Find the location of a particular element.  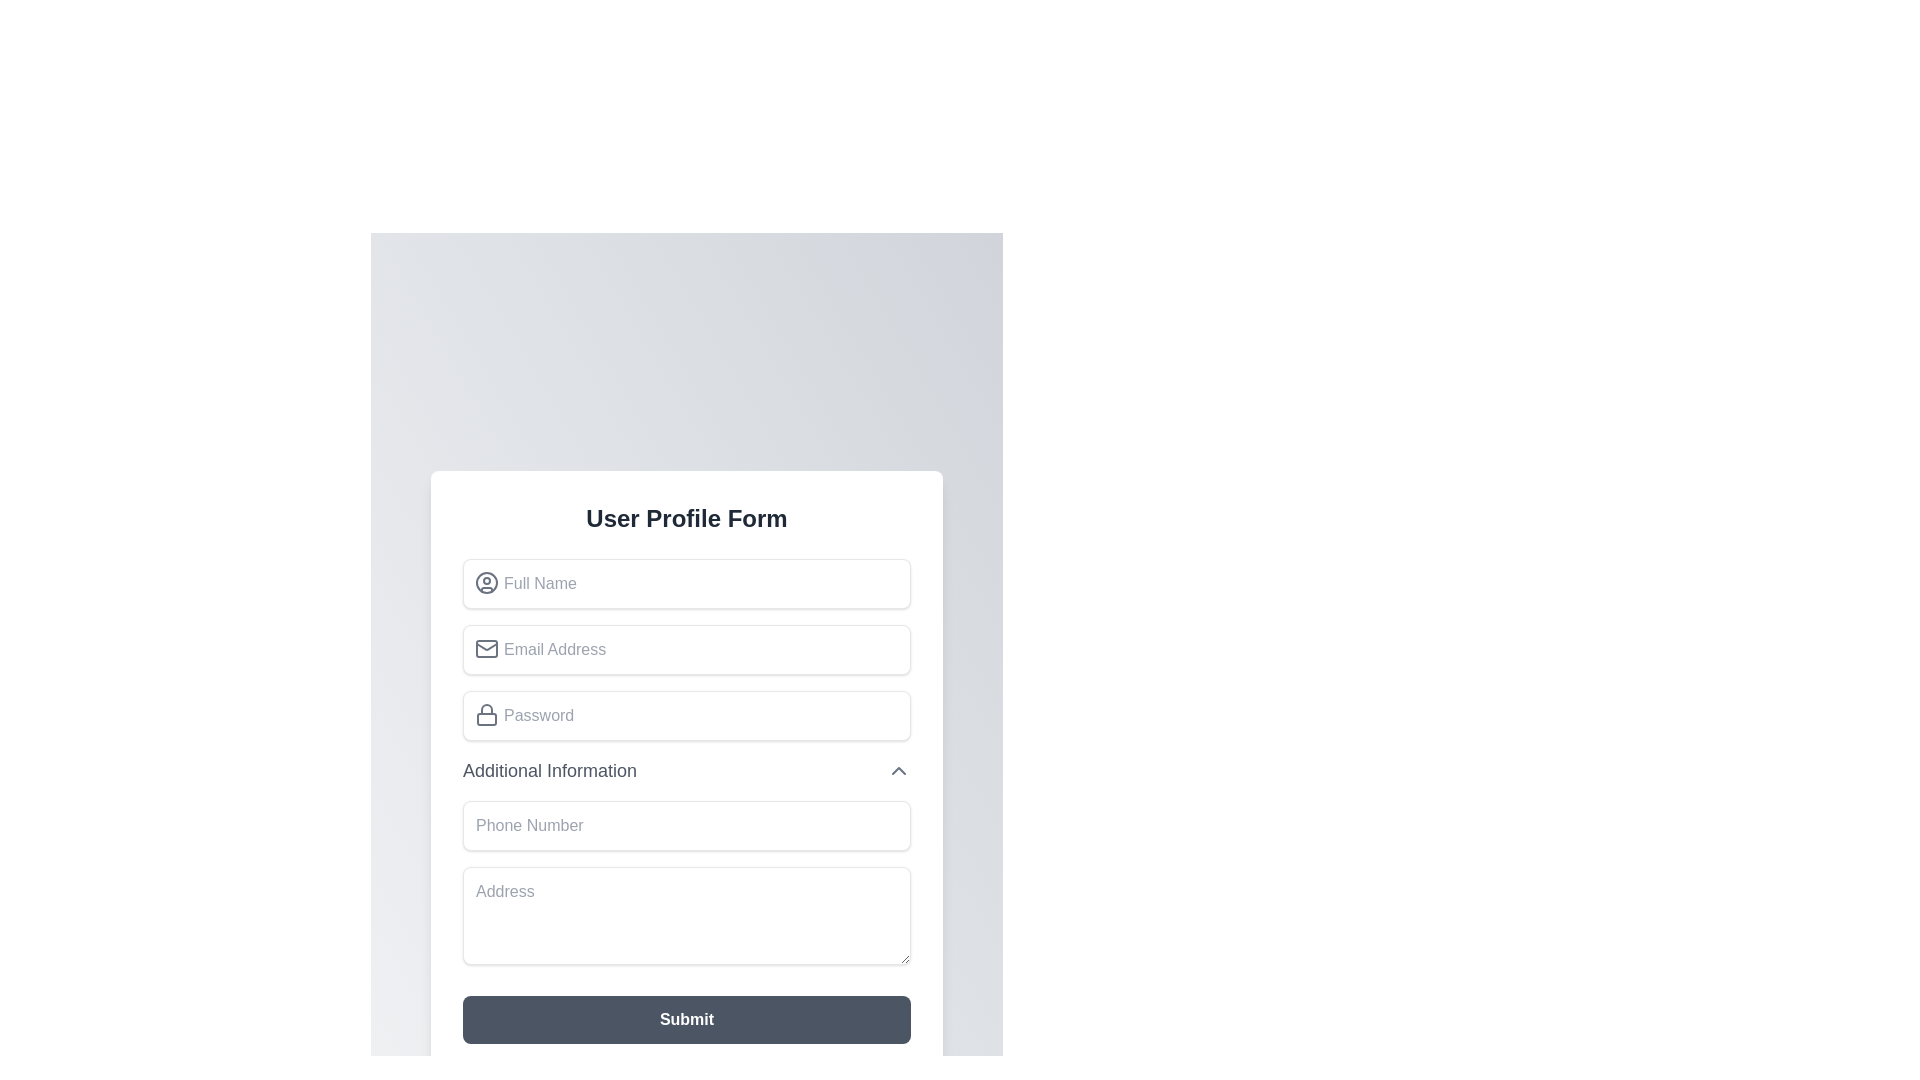

the static text label displaying 'Additional Information', which is styled with medium font weight and light gray color, located above a button and icon in the lower half of the form under the 'Password' field is located at coordinates (550, 769).